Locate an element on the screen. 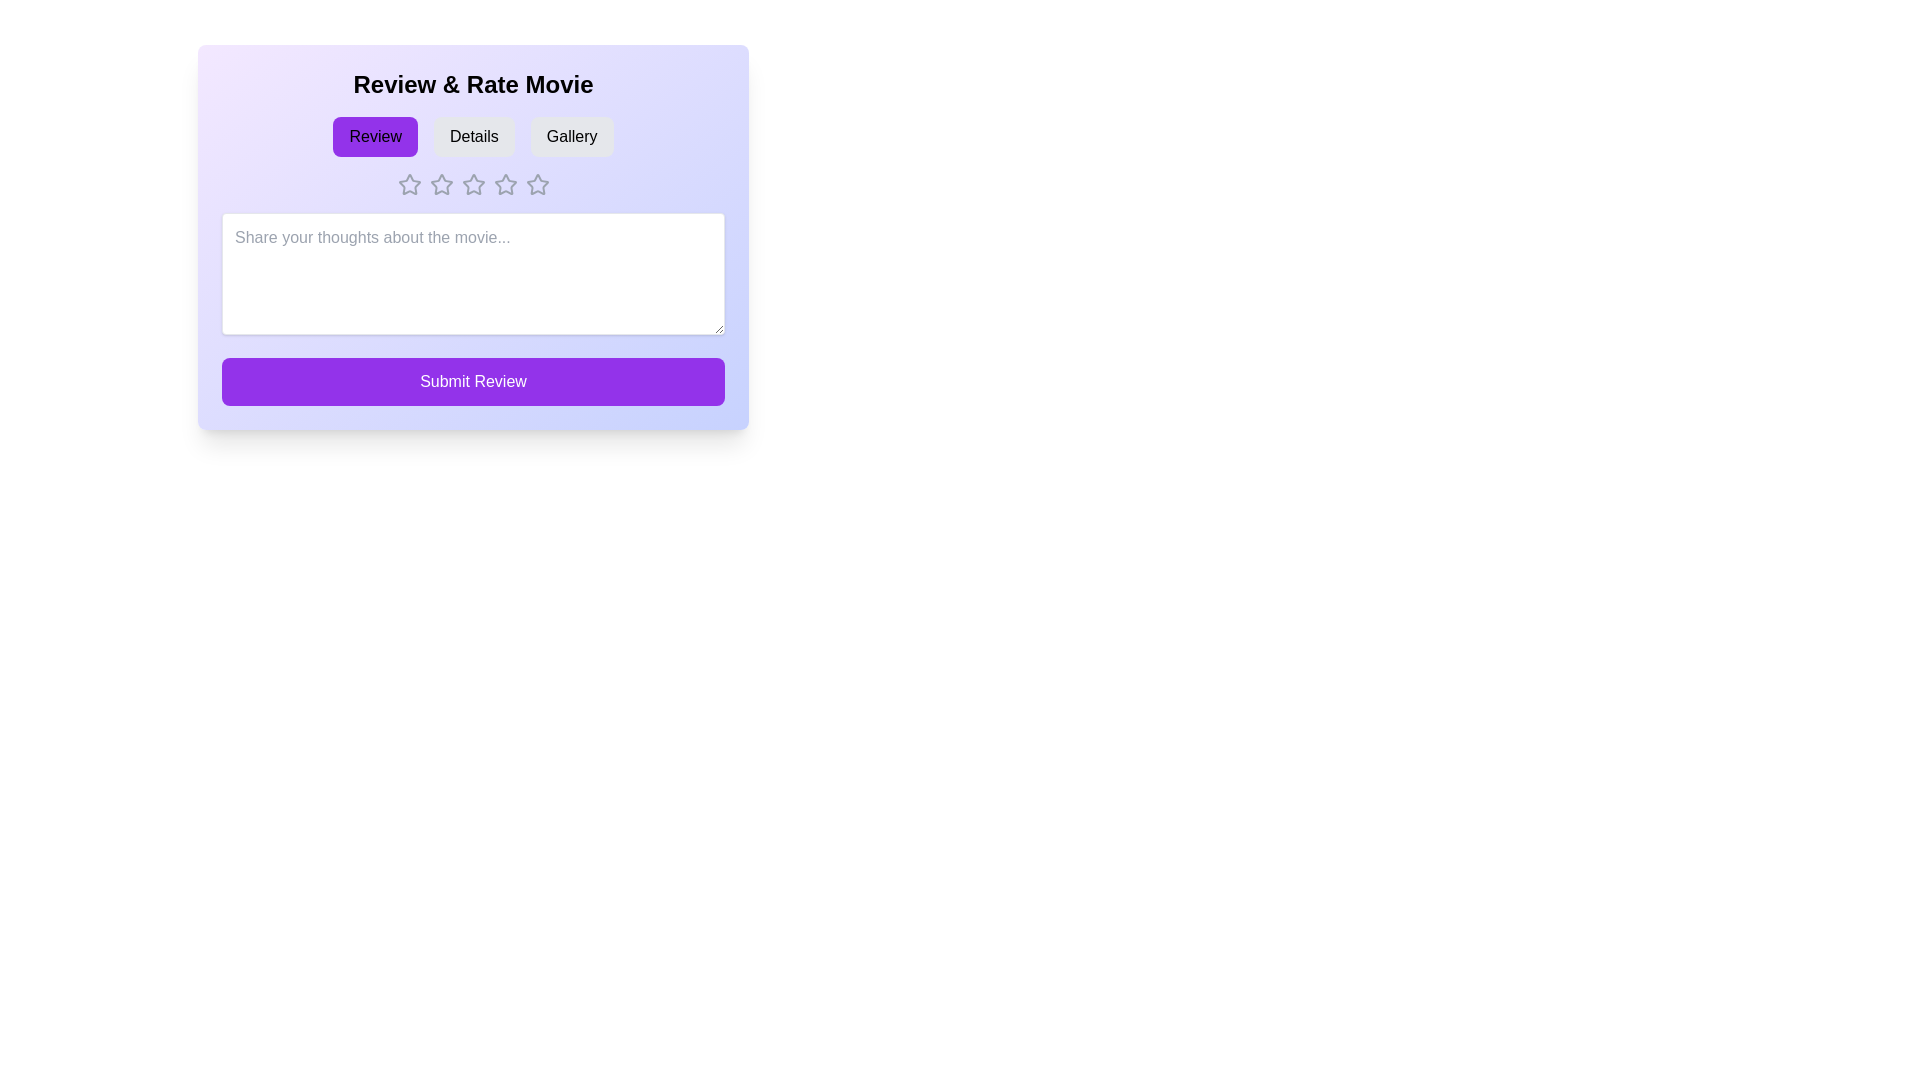  the Gallery tab is located at coordinates (571, 136).